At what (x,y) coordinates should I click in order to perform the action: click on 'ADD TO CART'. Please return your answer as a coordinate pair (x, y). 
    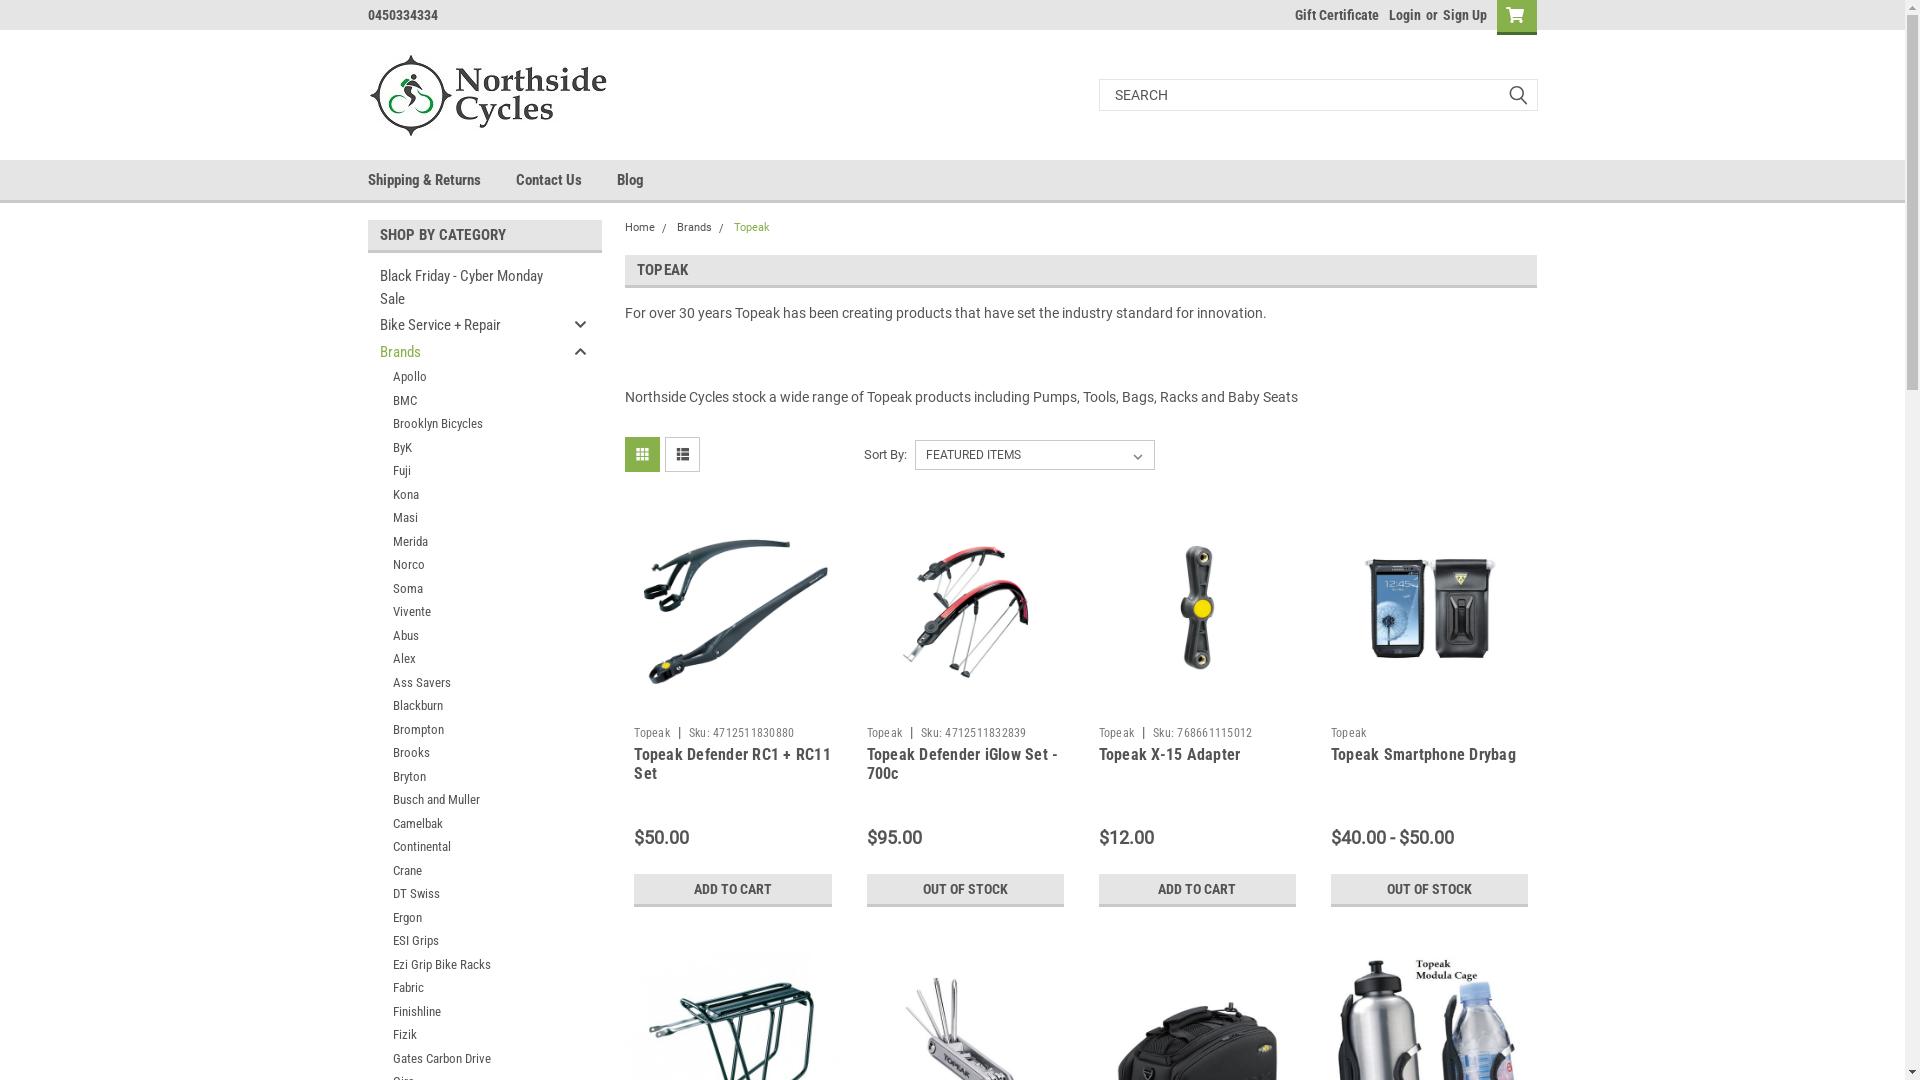
    Looking at the image, I should click on (731, 889).